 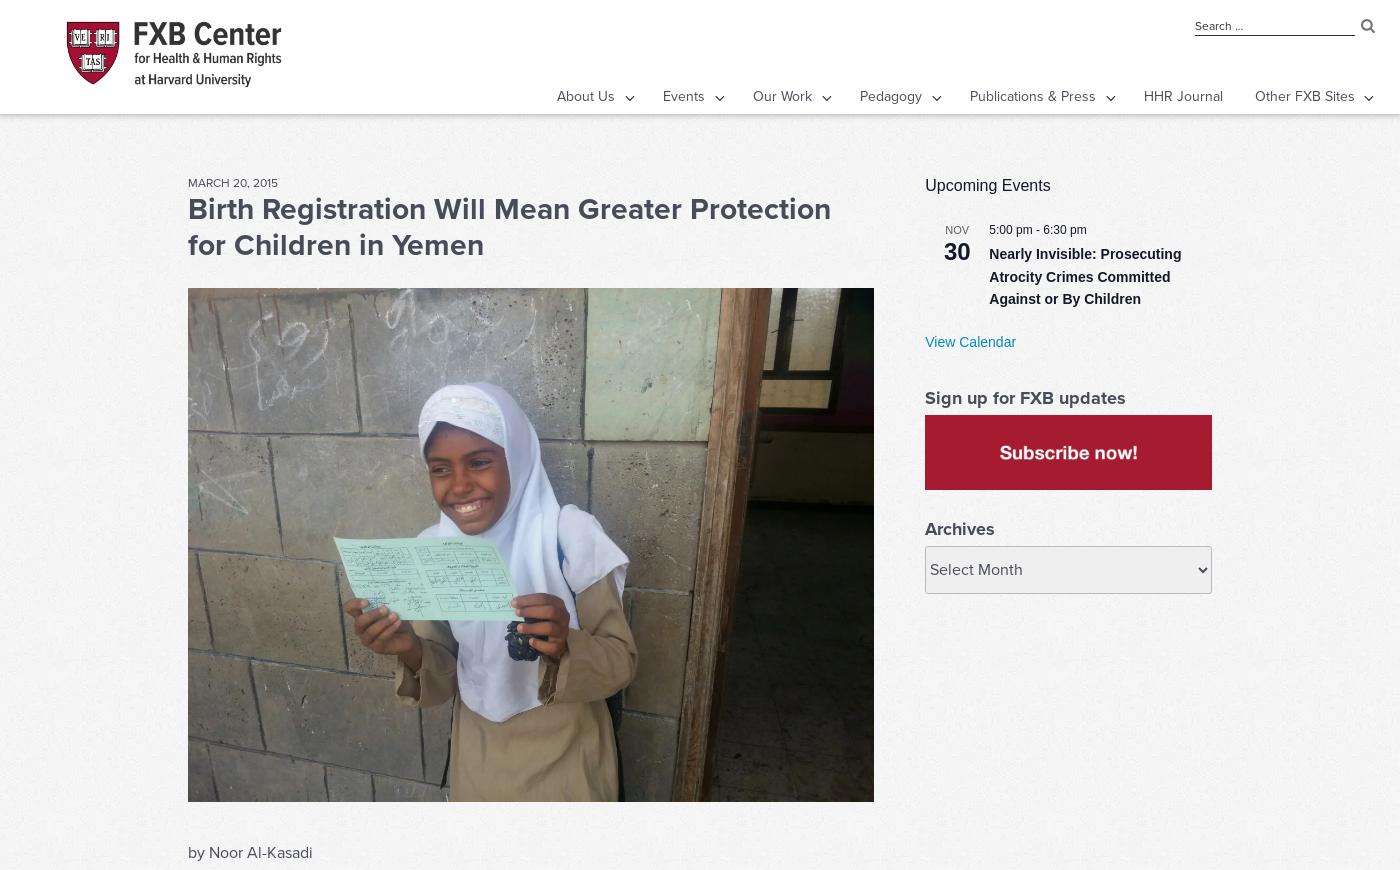 What do you see at coordinates (1010, 267) in the screenshot?
I see `'5:00 pm'` at bounding box center [1010, 267].